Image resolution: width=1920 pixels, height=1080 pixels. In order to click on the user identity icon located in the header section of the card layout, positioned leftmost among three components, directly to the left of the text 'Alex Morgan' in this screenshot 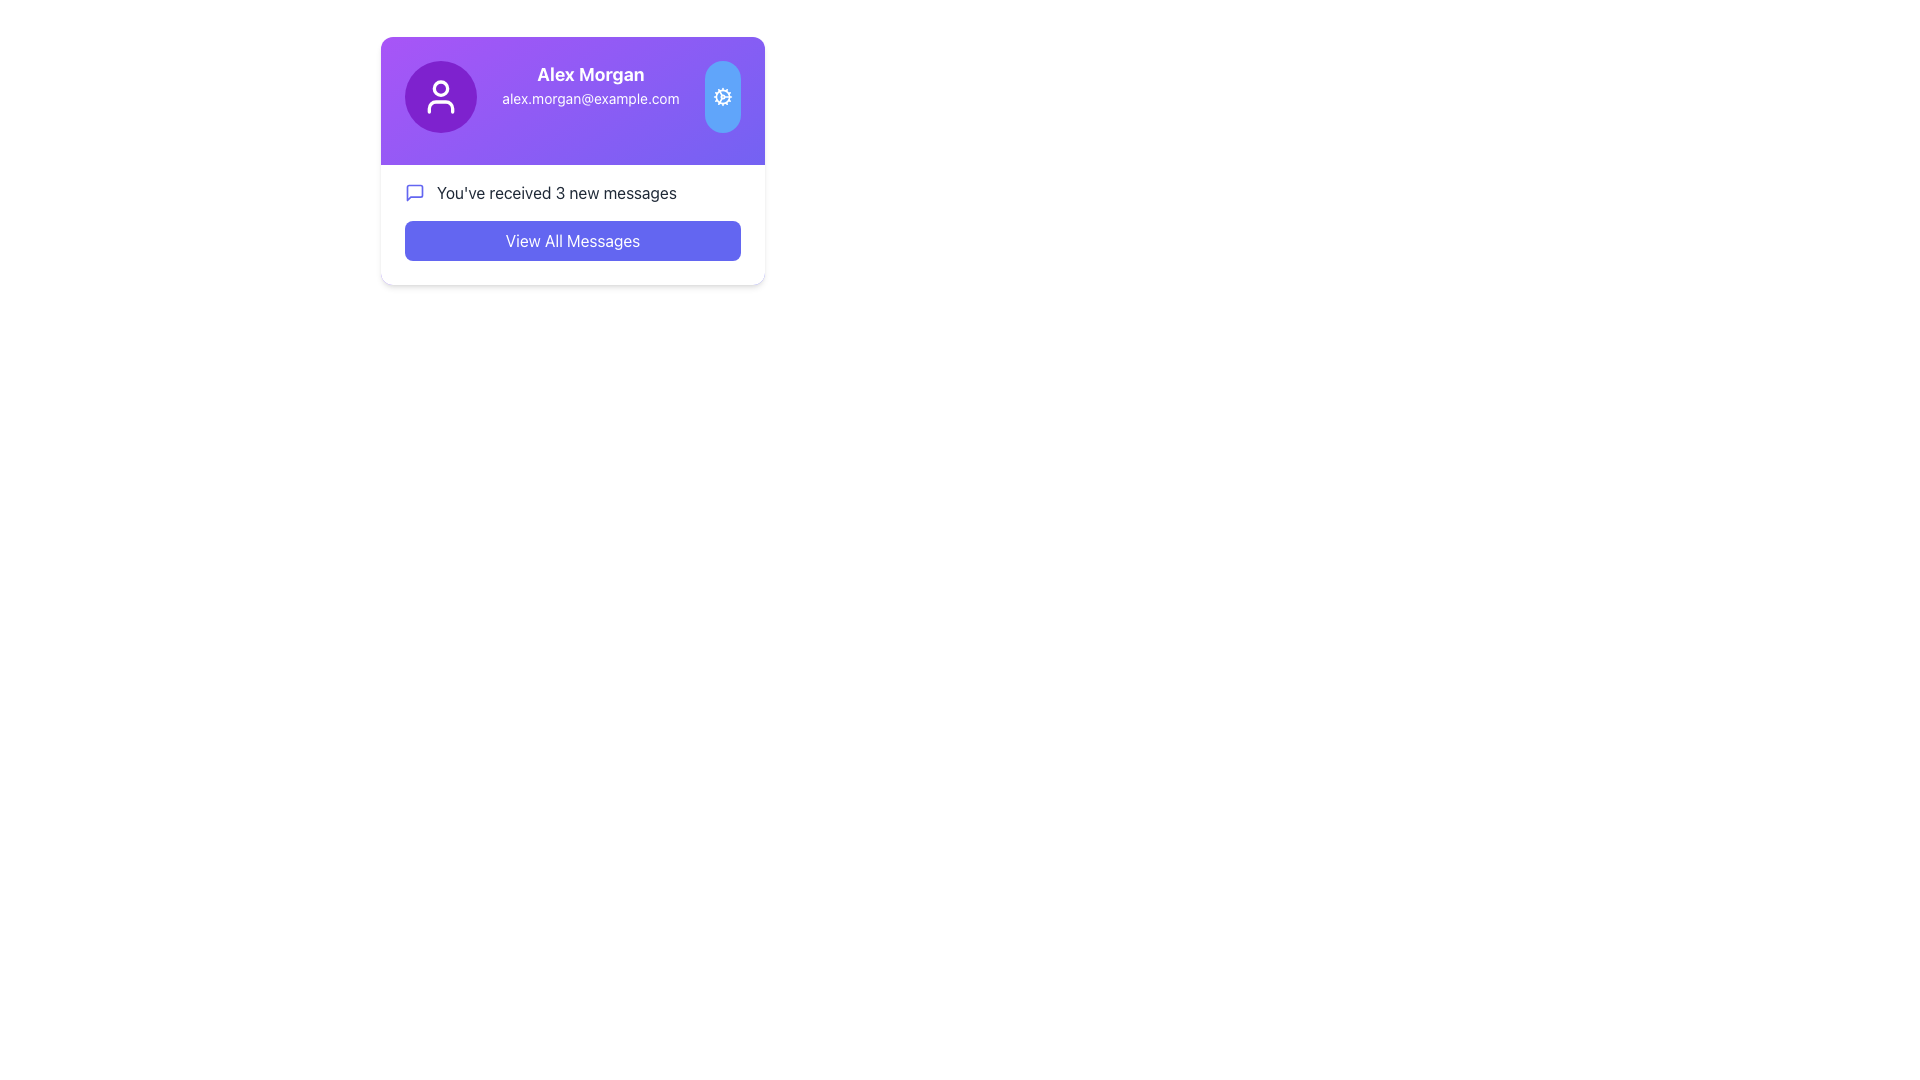, I will do `click(440, 96)`.